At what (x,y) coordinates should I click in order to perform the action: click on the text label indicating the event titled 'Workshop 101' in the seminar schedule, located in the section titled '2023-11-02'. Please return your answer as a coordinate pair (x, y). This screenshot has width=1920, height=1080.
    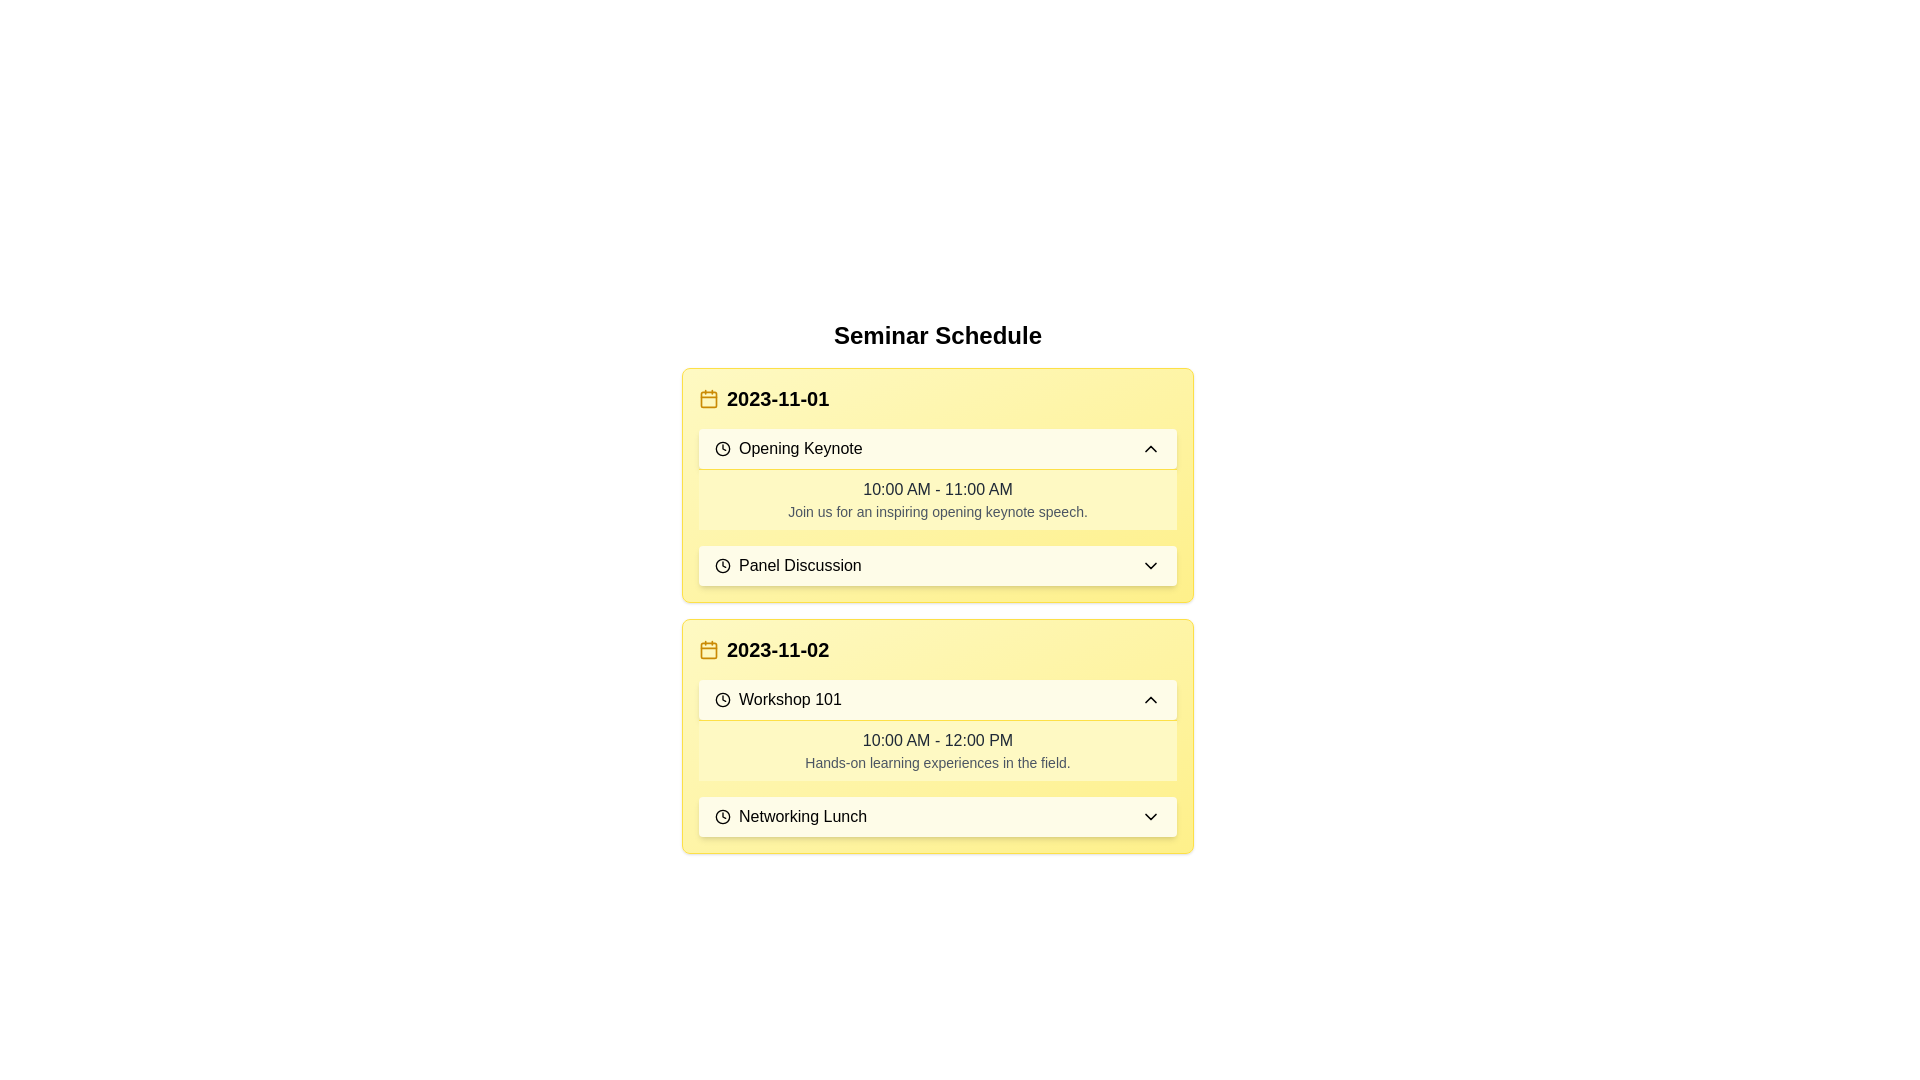
    Looking at the image, I should click on (777, 698).